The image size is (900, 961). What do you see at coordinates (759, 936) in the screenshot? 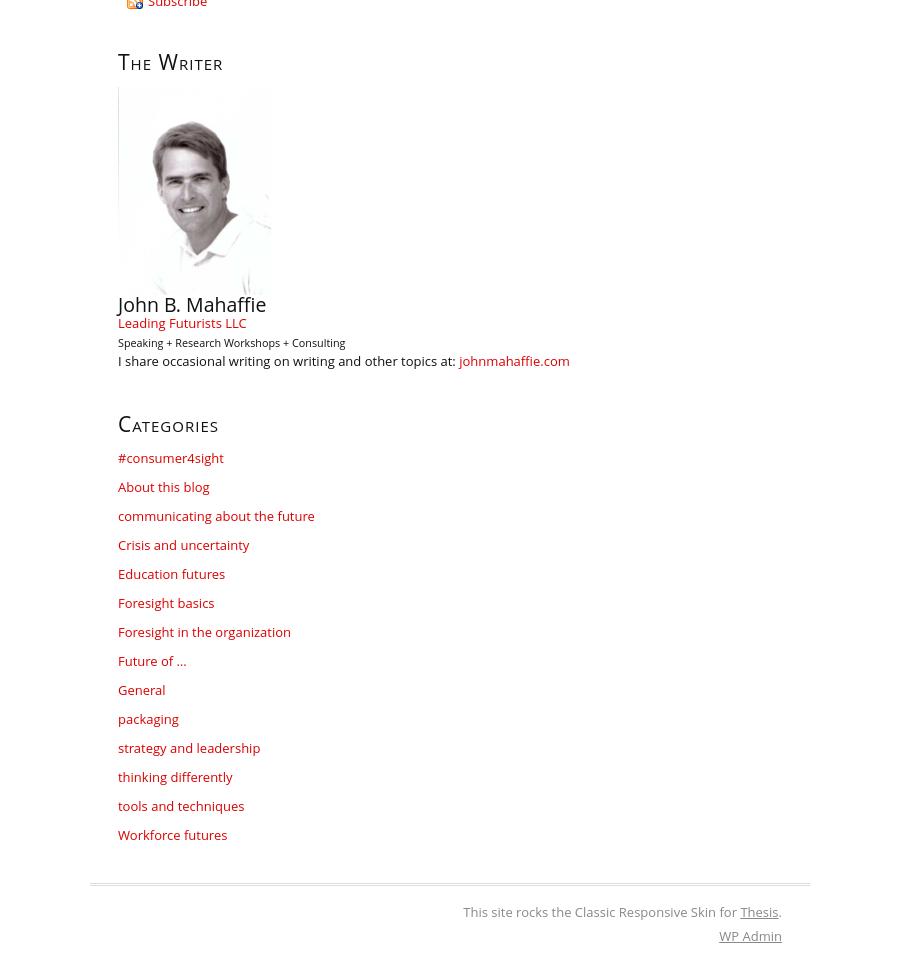
I see `'Admin'` at bounding box center [759, 936].